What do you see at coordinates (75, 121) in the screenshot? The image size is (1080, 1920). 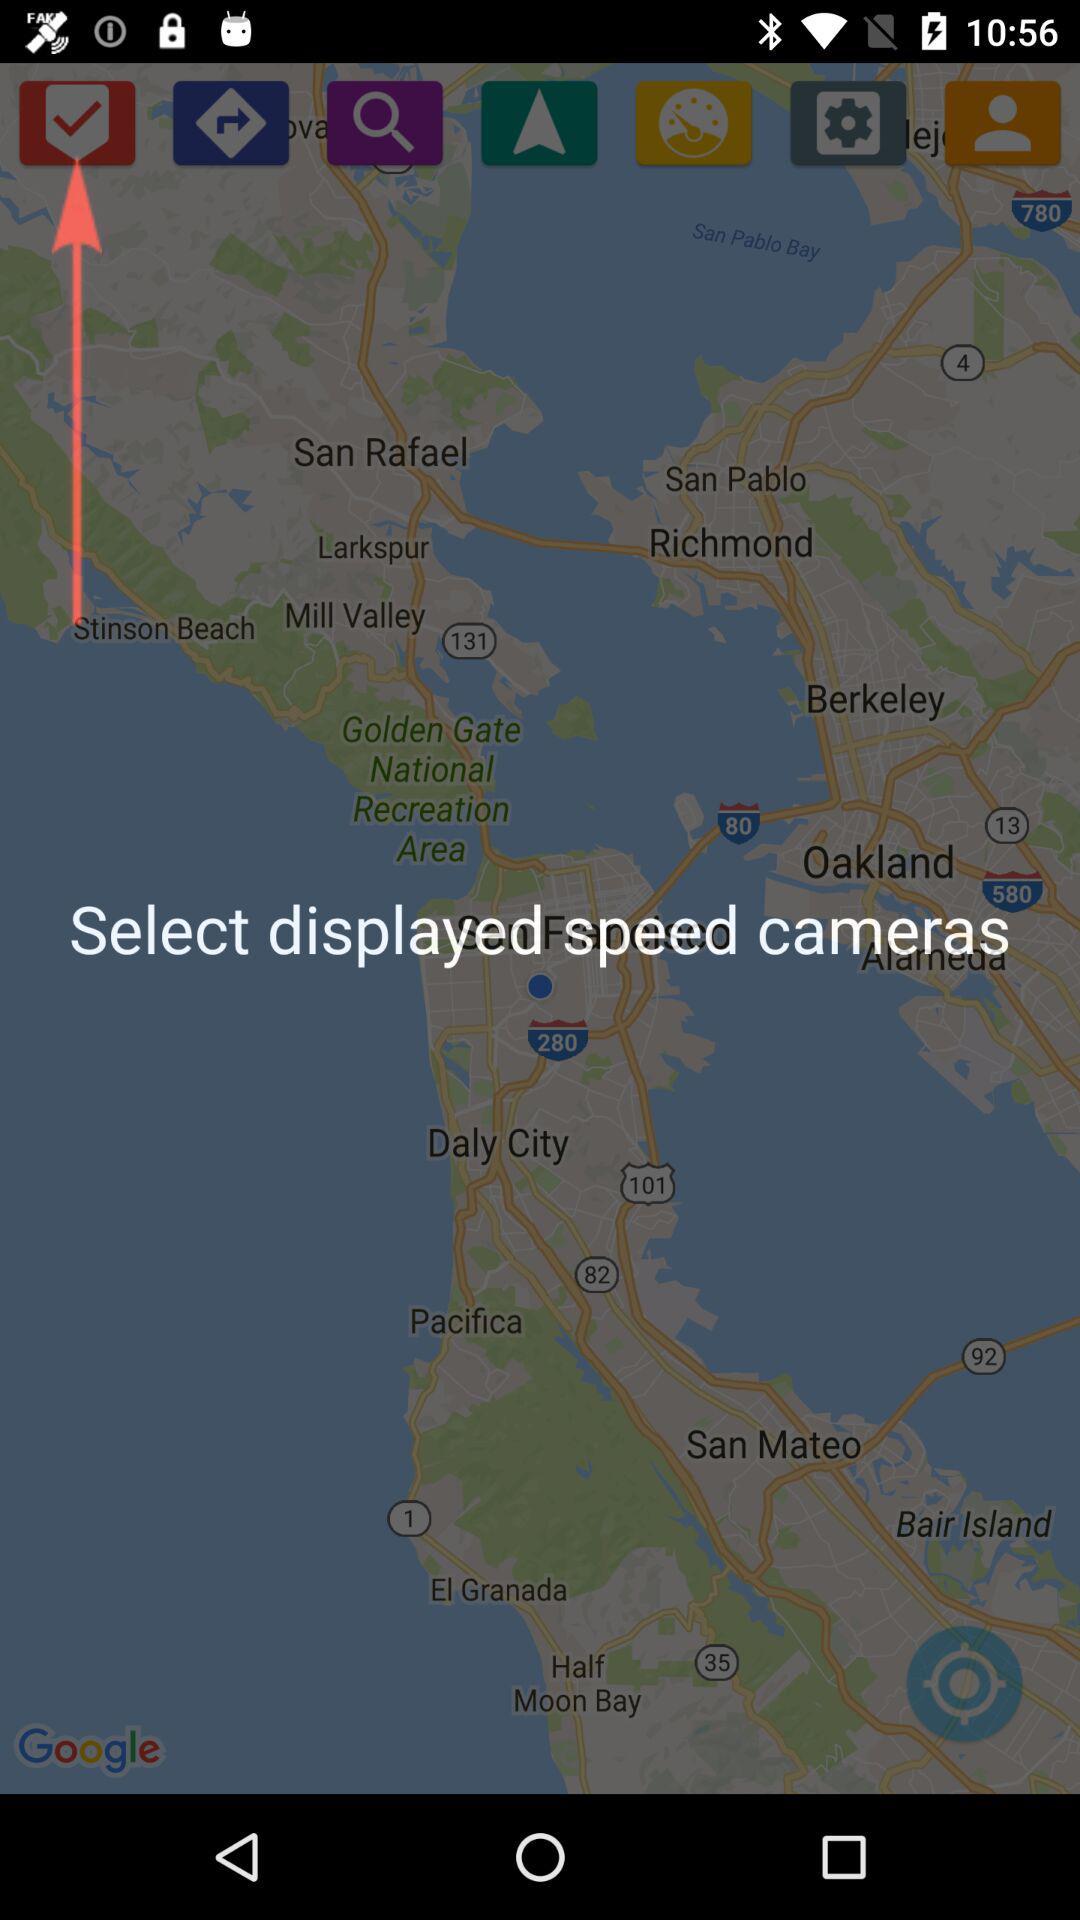 I see `the check icon` at bounding box center [75, 121].